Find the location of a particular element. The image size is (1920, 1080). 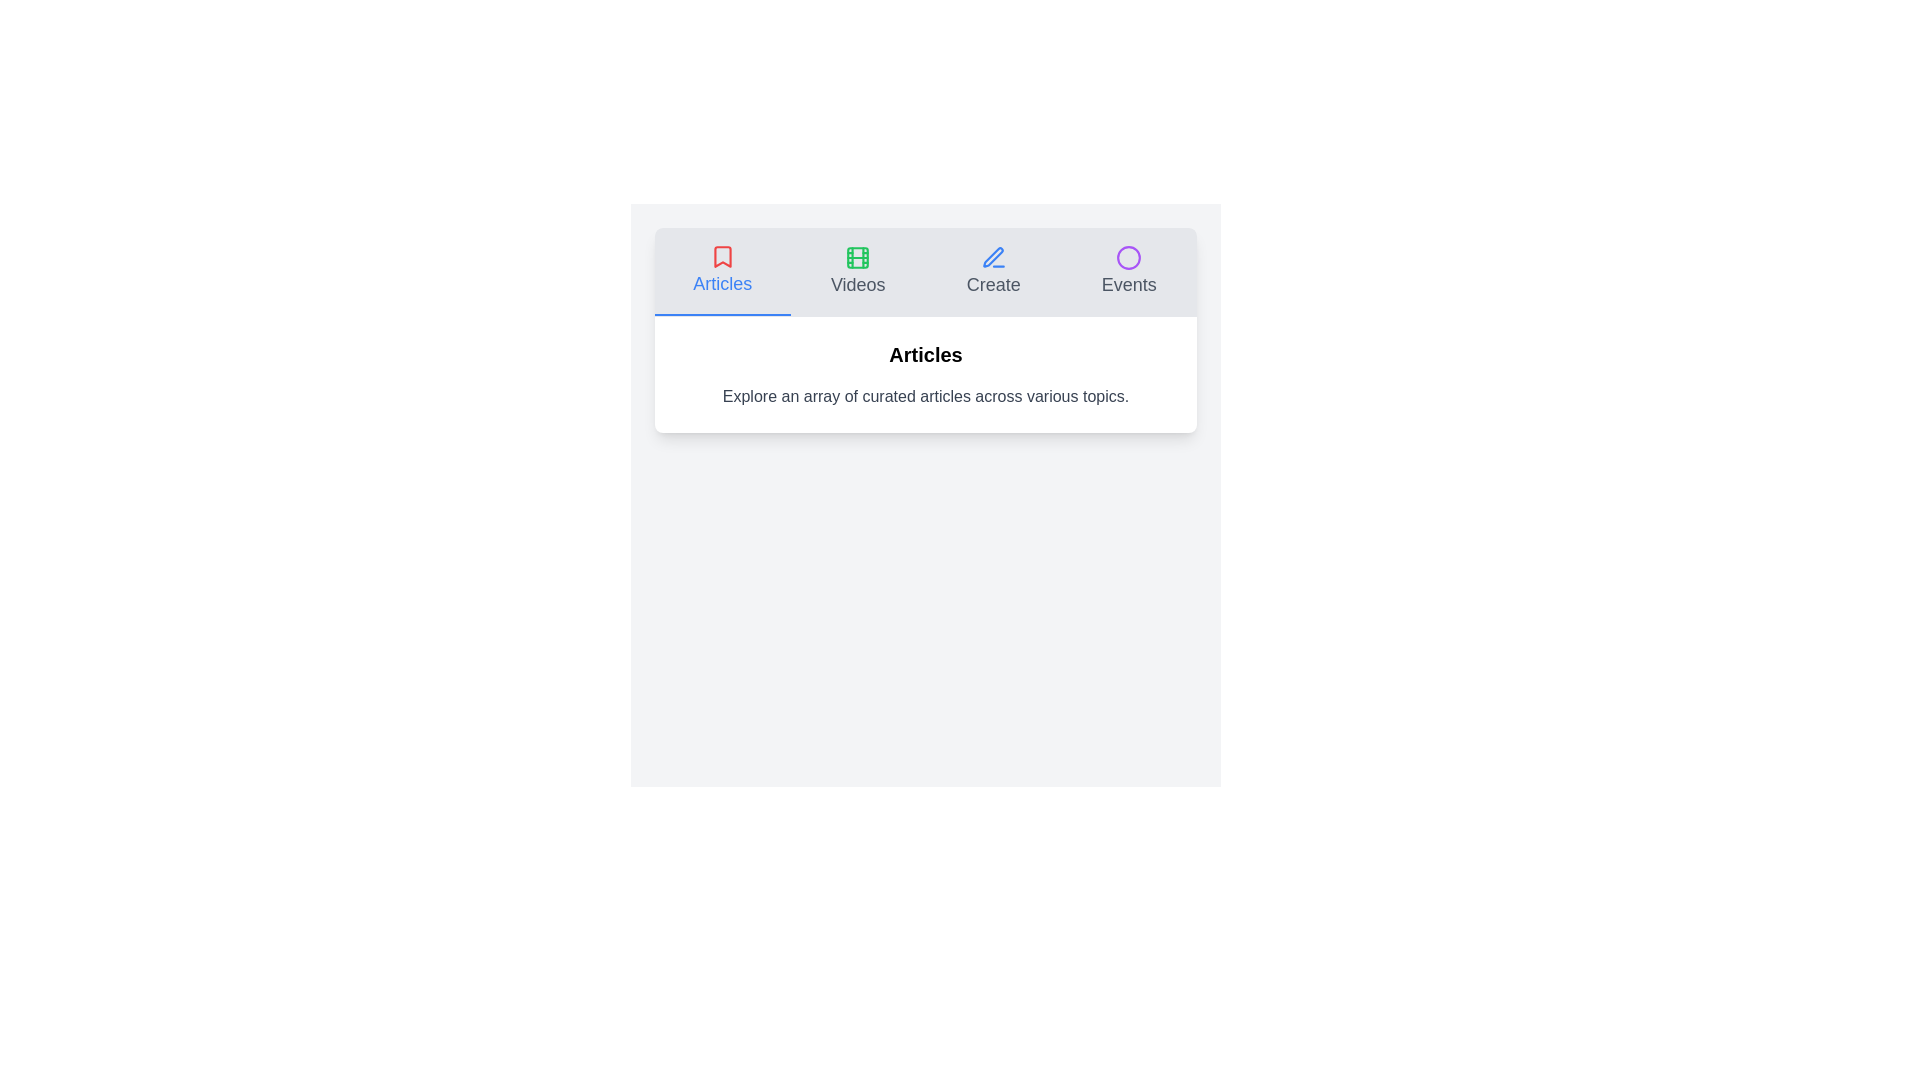

the tab labeled Articles to observe the hover effect is located at coordinates (721, 272).